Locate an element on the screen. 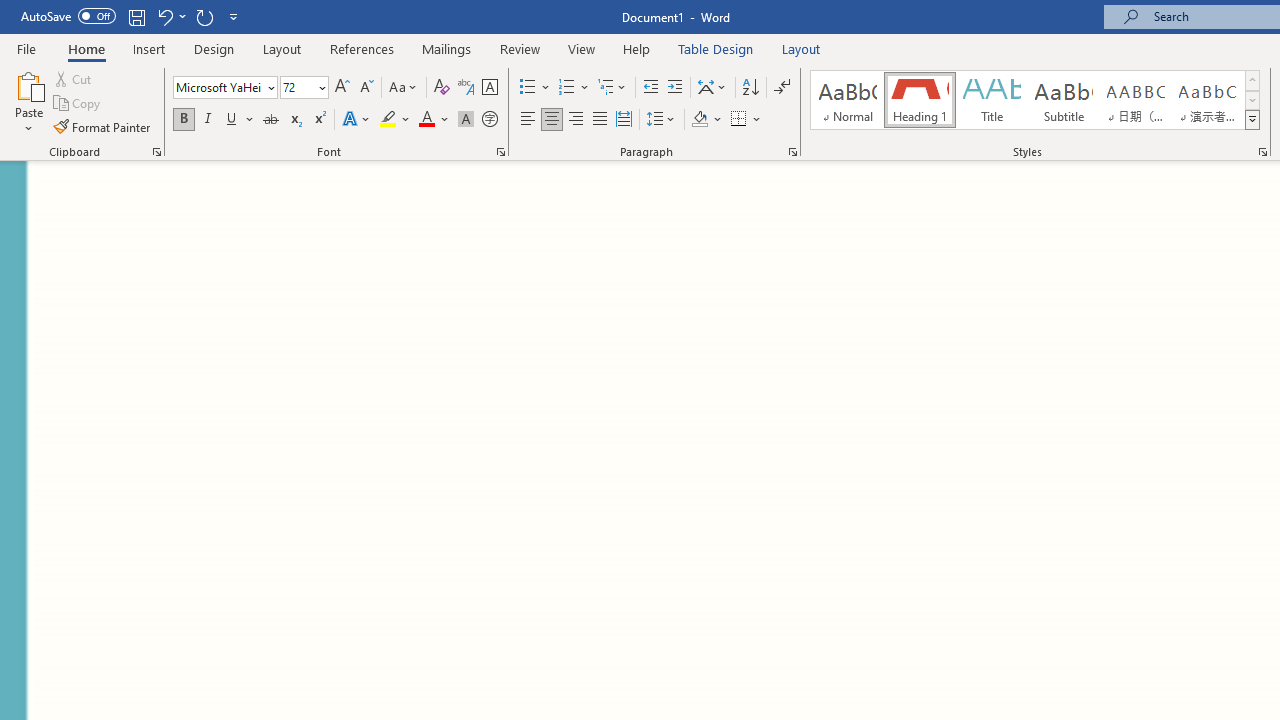  'Title' is located at coordinates (992, 100).